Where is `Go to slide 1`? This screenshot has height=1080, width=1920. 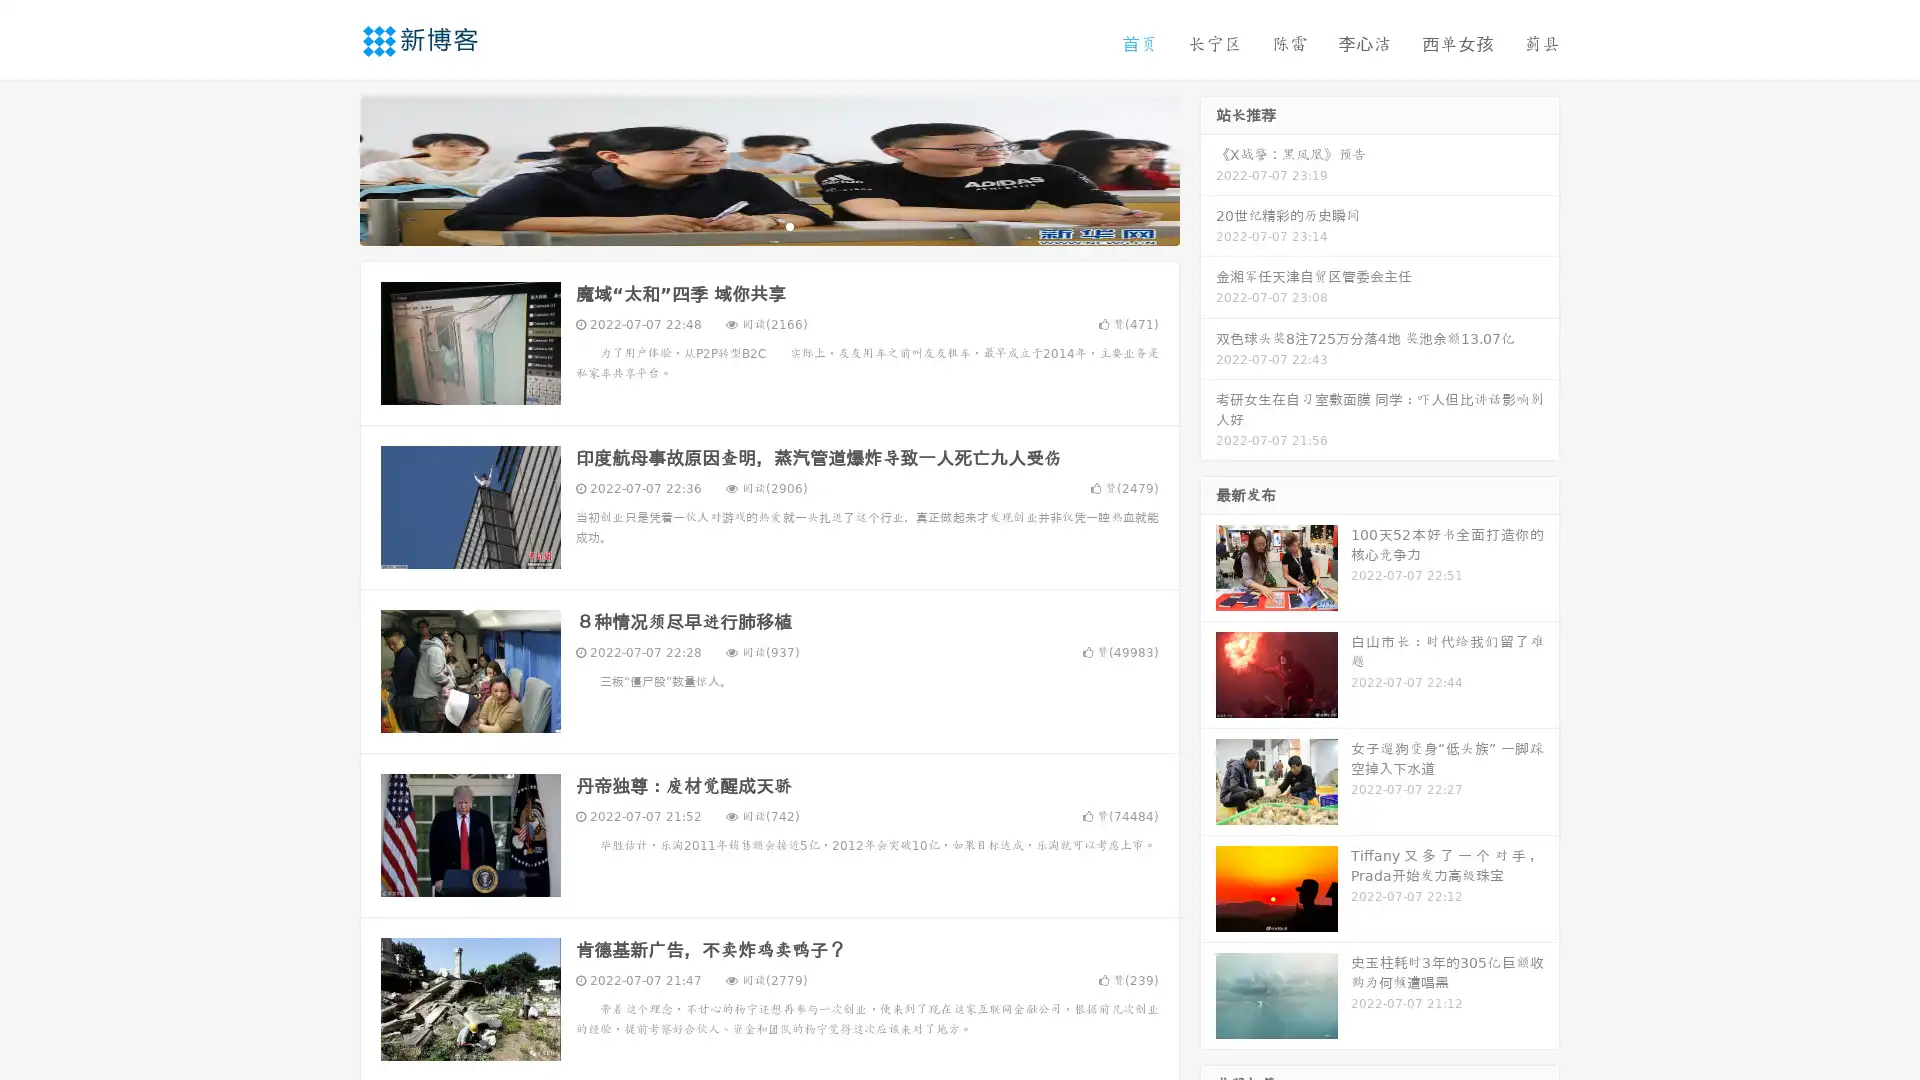 Go to slide 1 is located at coordinates (748, 225).